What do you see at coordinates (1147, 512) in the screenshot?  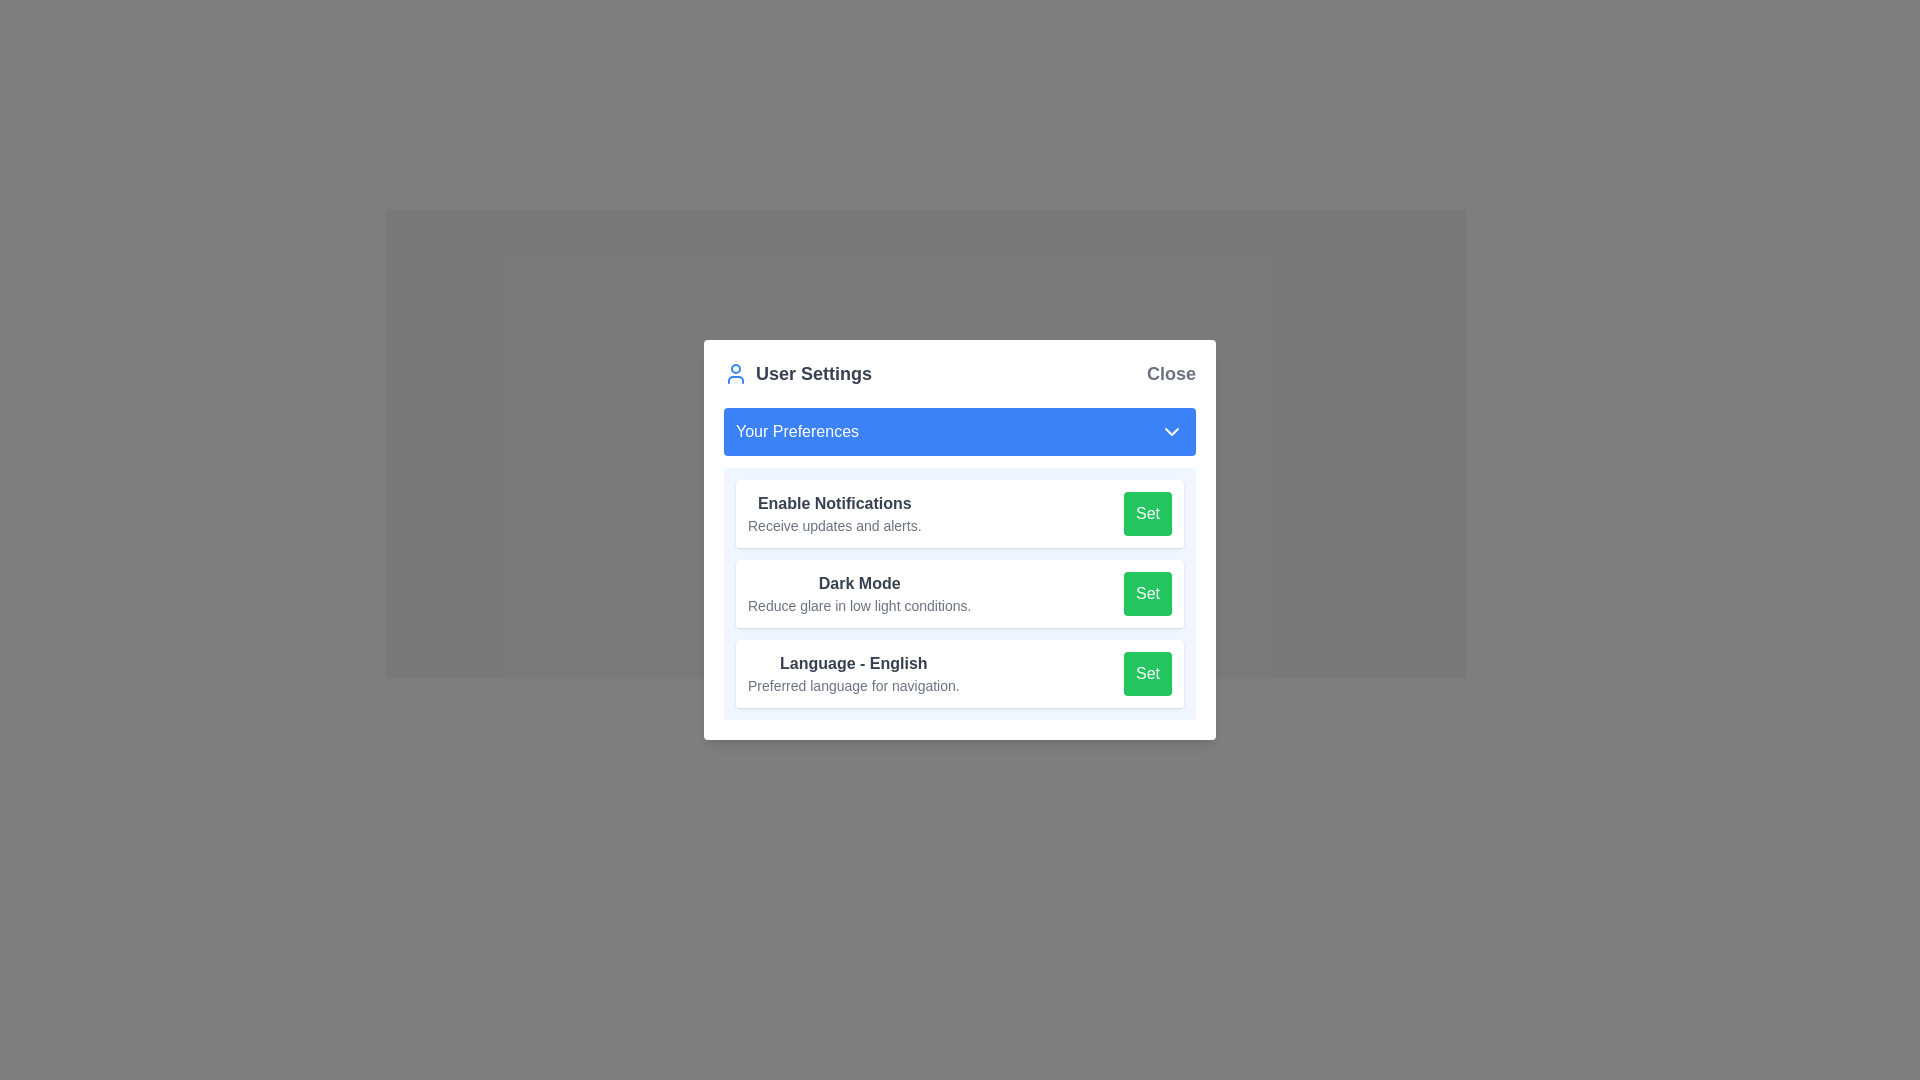 I see `the green button labeled 'Set'` at bounding box center [1147, 512].